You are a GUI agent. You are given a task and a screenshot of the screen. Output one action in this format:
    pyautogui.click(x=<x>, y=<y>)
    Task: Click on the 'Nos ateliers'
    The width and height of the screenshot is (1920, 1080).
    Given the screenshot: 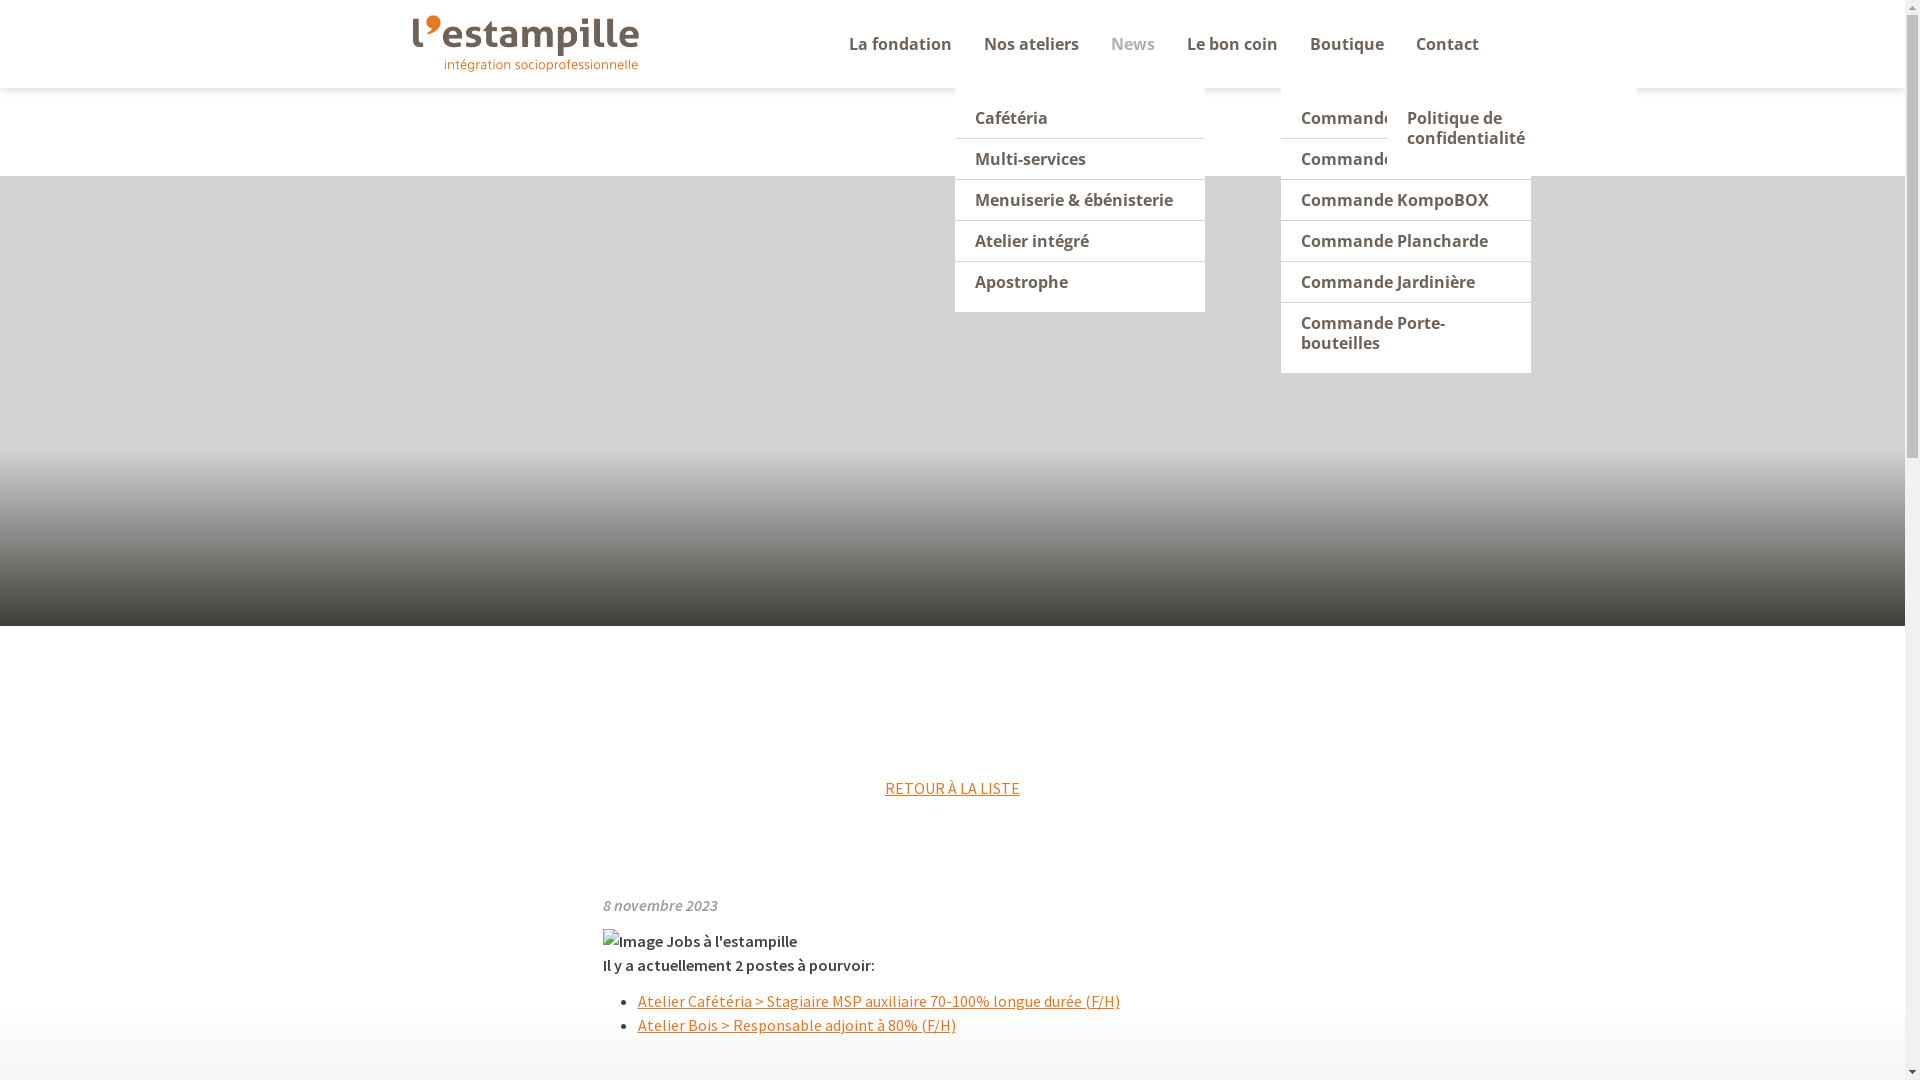 What is the action you would take?
    pyautogui.click(x=1031, y=43)
    